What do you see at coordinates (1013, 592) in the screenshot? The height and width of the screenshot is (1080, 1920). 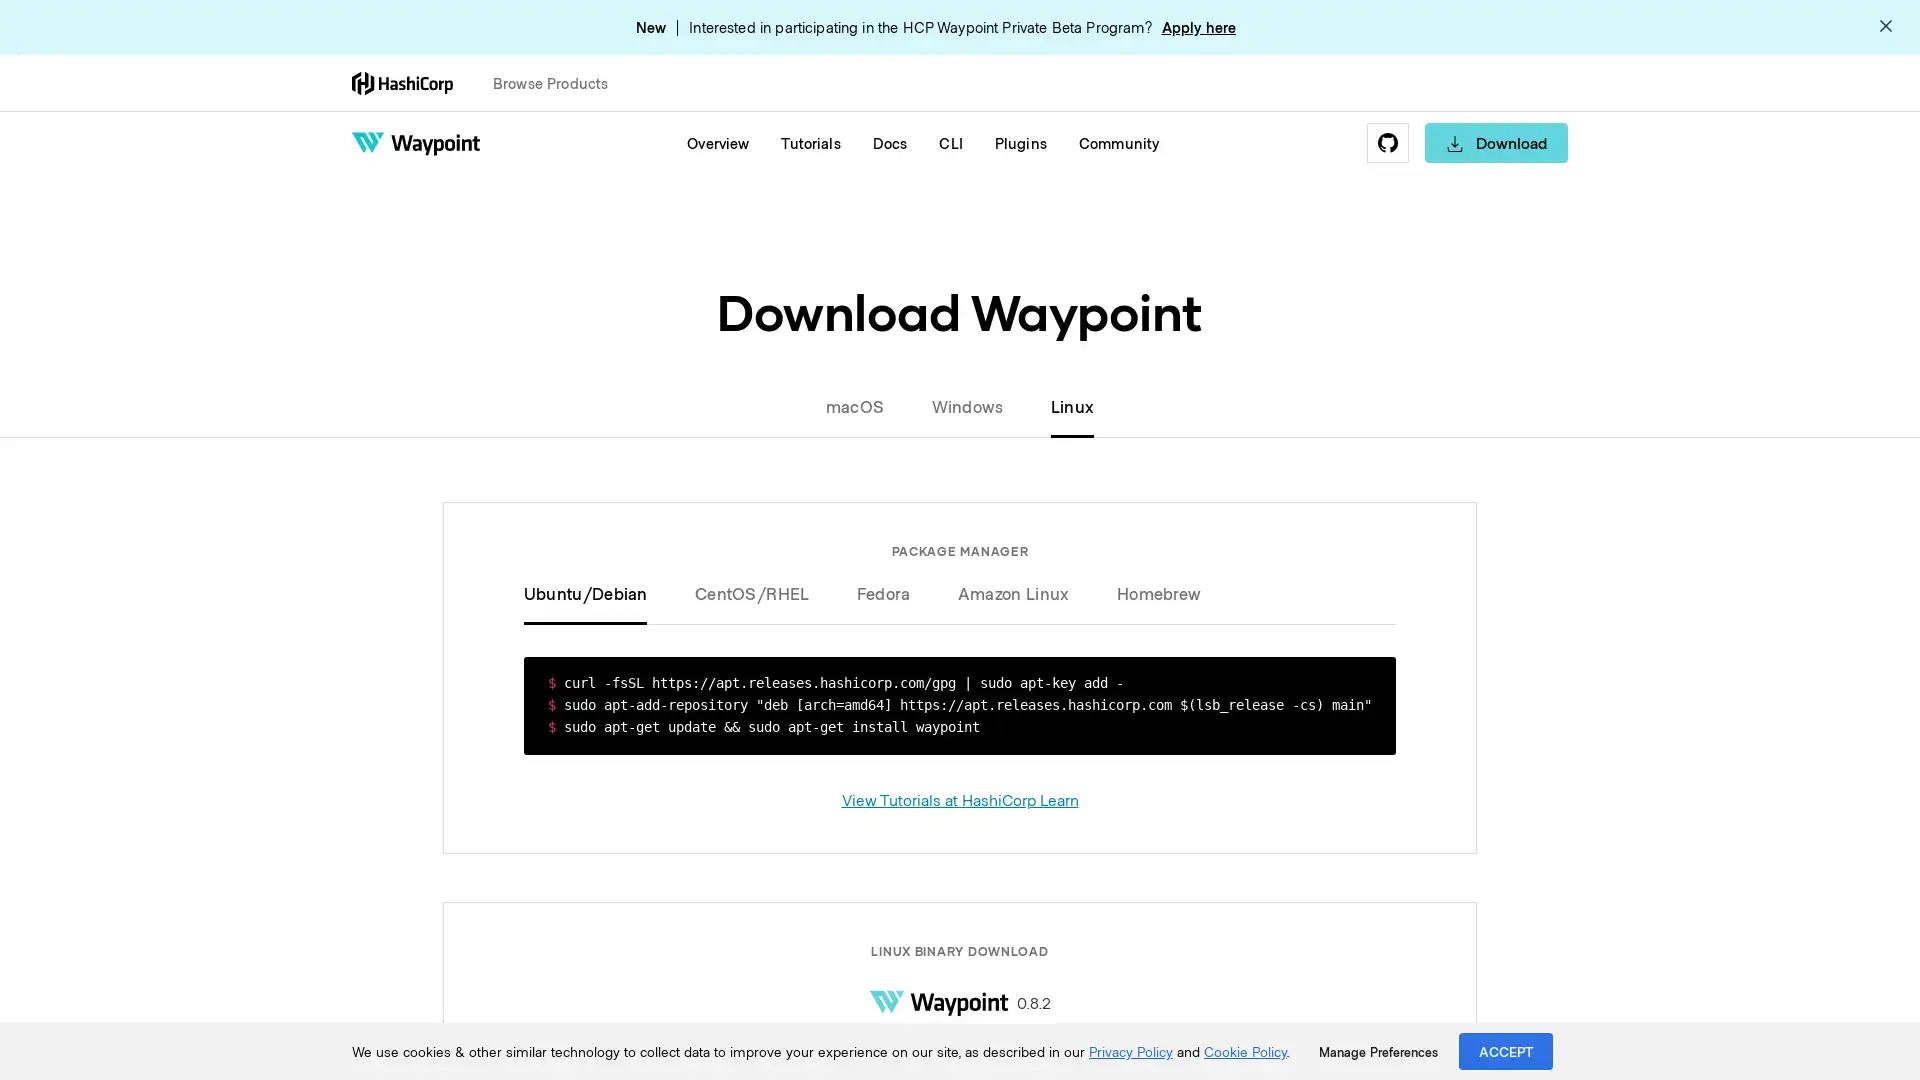 I see `Amazon Linux` at bounding box center [1013, 592].